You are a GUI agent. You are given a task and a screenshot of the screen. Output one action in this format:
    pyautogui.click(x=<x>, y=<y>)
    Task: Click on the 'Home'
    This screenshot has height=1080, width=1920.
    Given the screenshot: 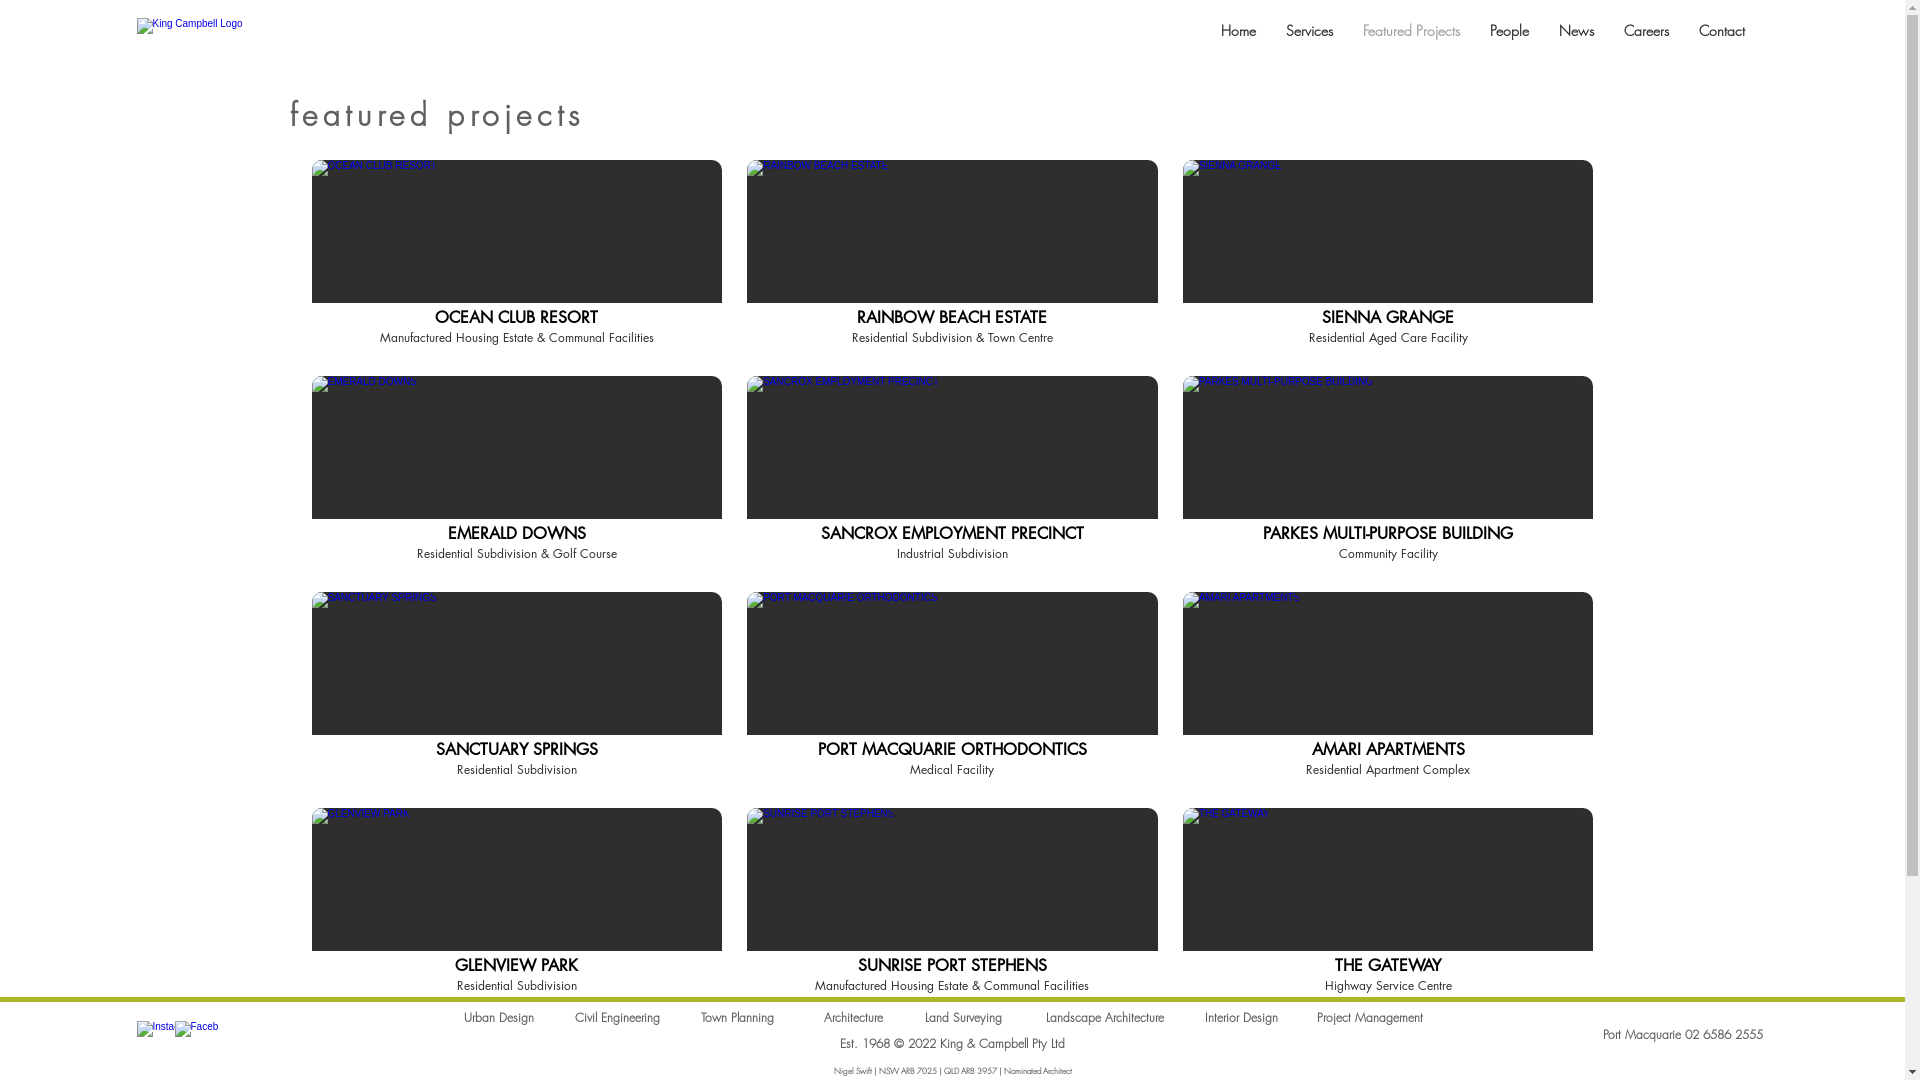 What is the action you would take?
    pyautogui.click(x=1237, y=30)
    